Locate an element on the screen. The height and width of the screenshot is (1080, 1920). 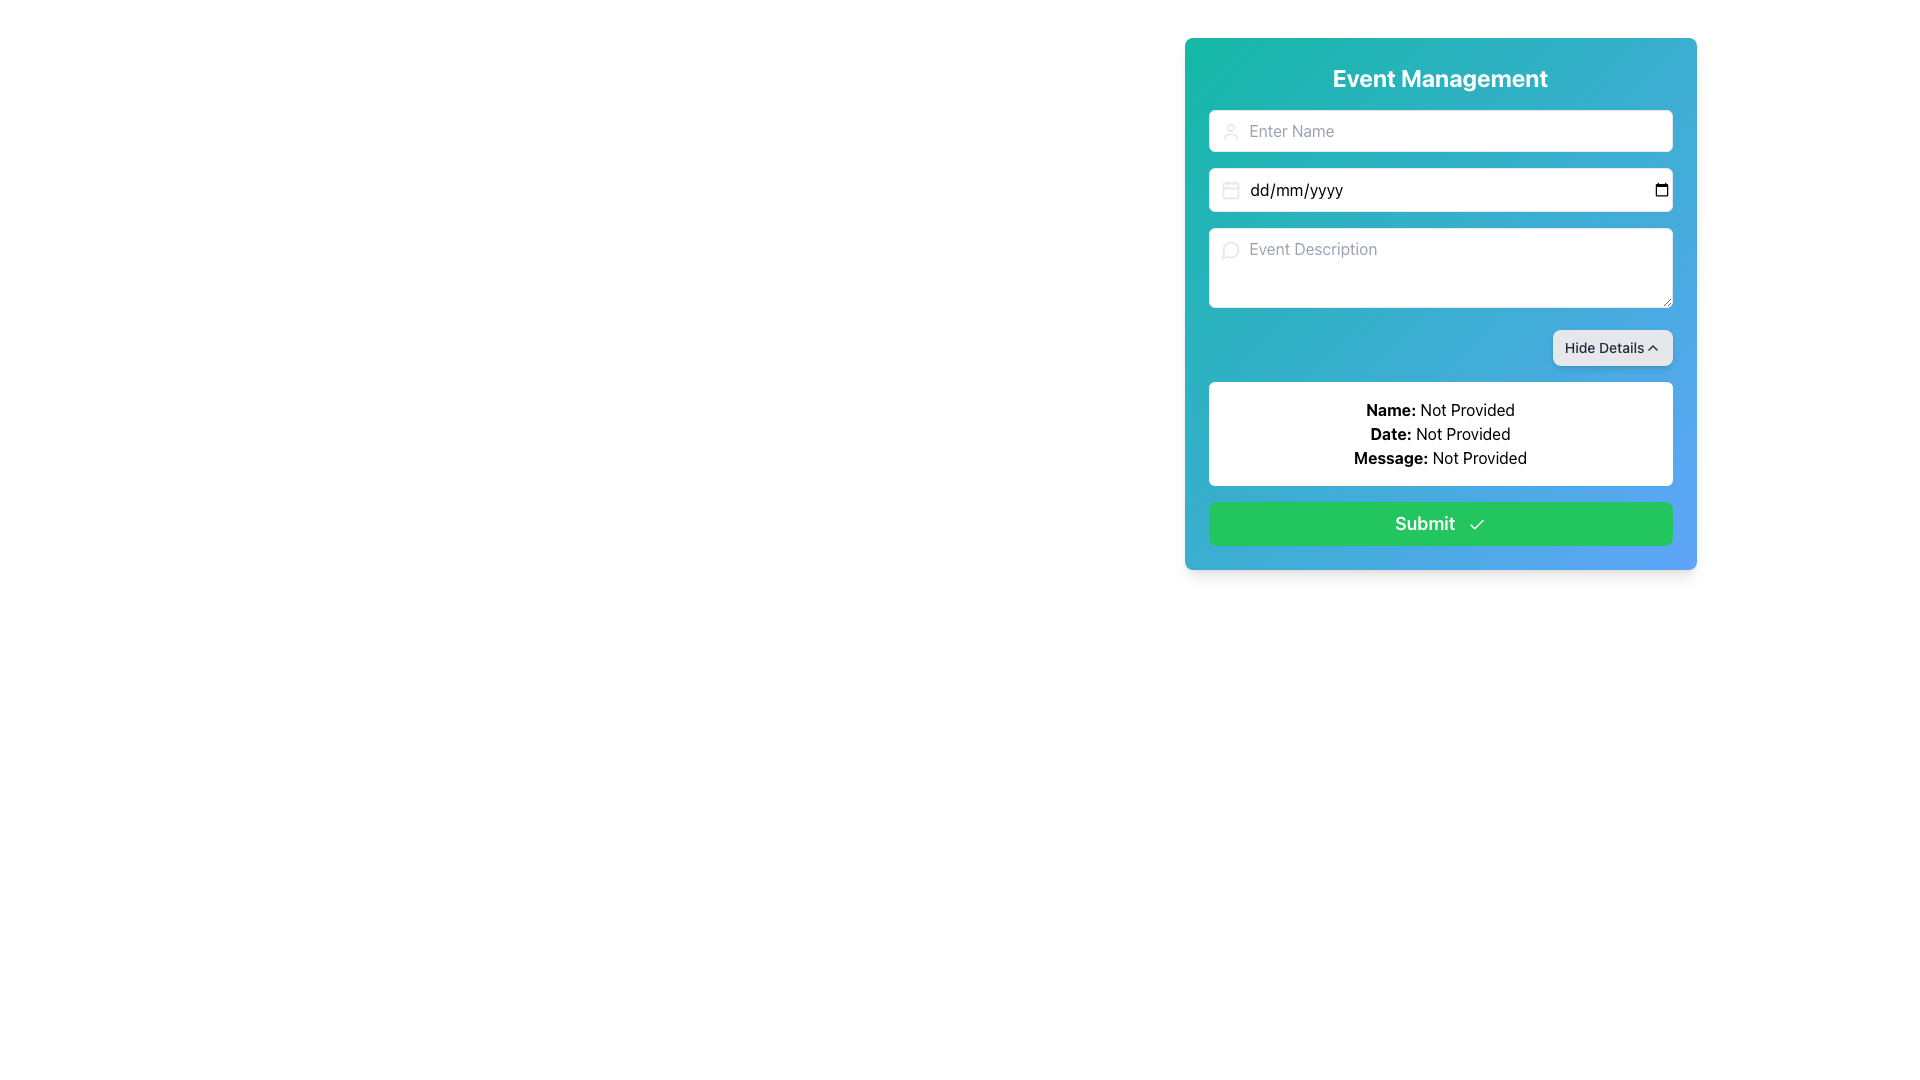
a date from the calendar dropdown in the Date input field located in the Event Management form, positioned below the Enter Name input field is located at coordinates (1440, 189).